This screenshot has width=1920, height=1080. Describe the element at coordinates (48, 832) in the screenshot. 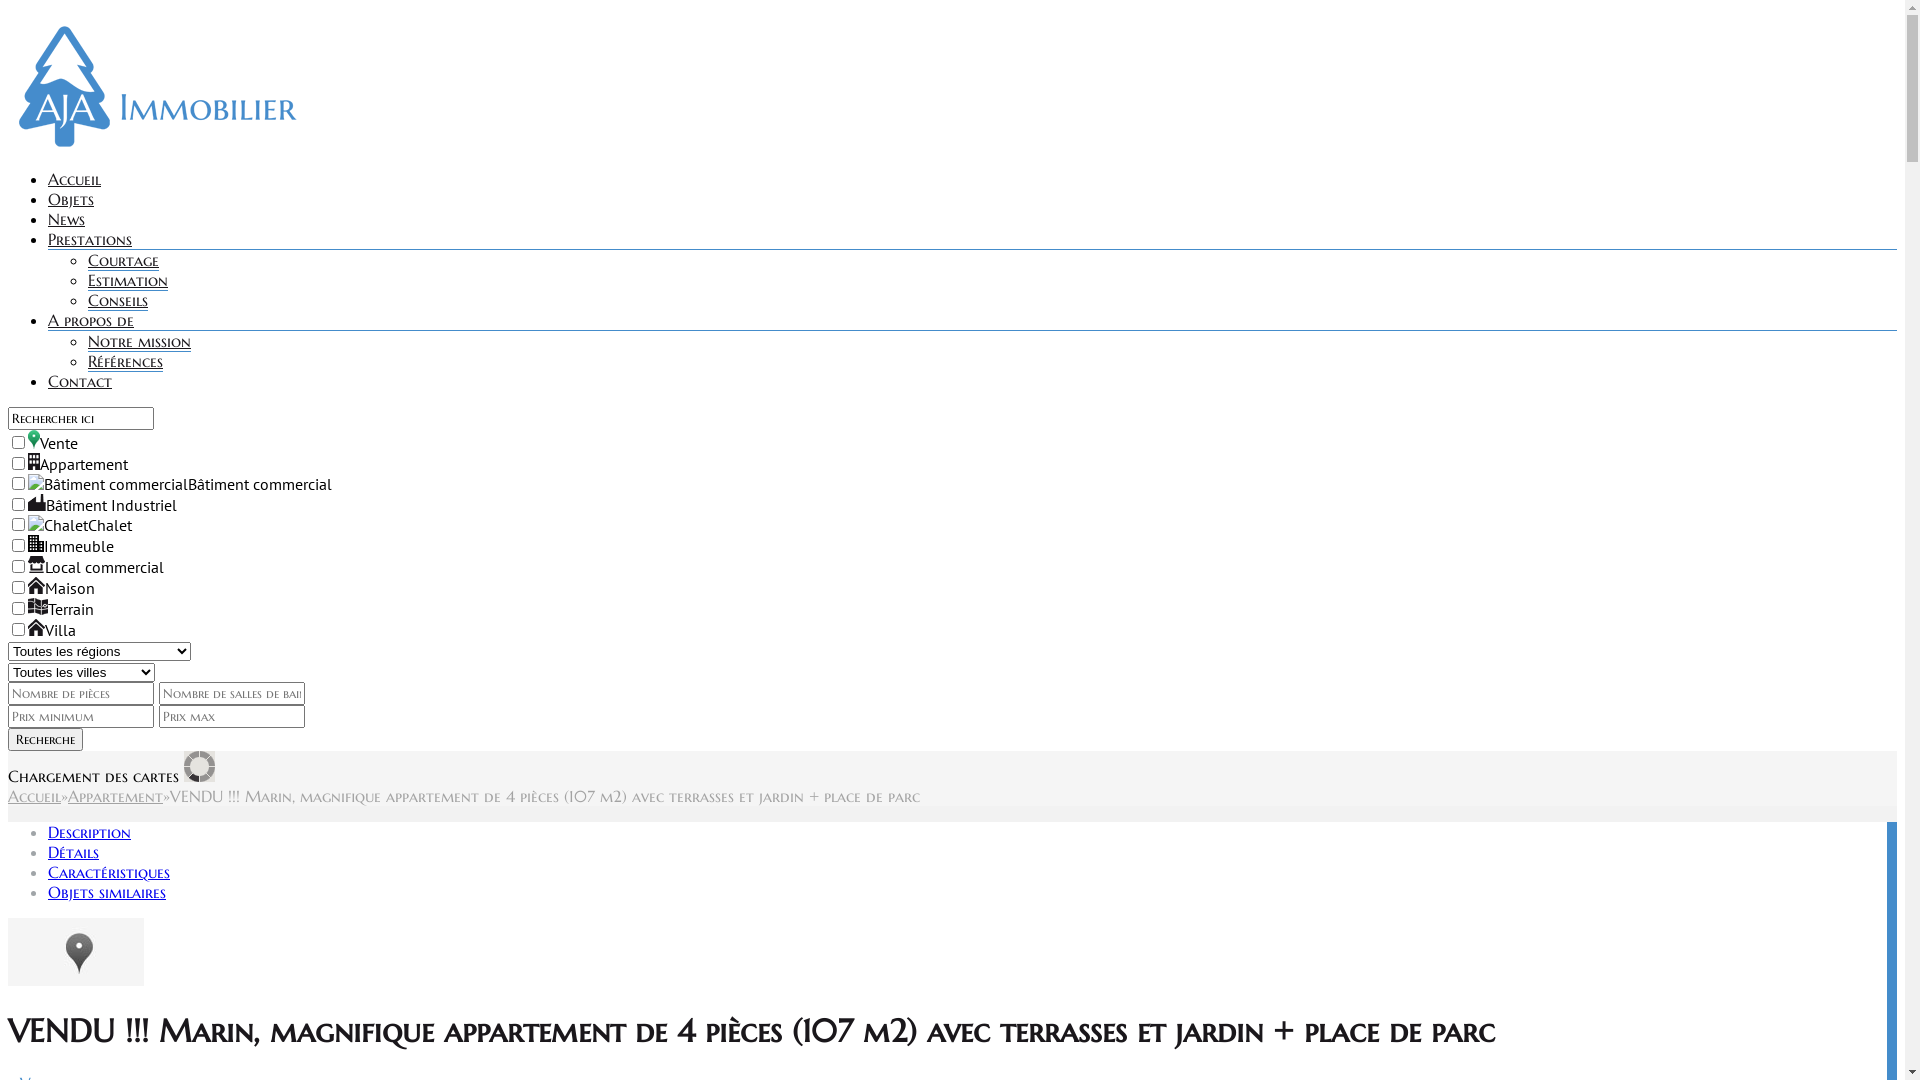

I see `'Description'` at that location.